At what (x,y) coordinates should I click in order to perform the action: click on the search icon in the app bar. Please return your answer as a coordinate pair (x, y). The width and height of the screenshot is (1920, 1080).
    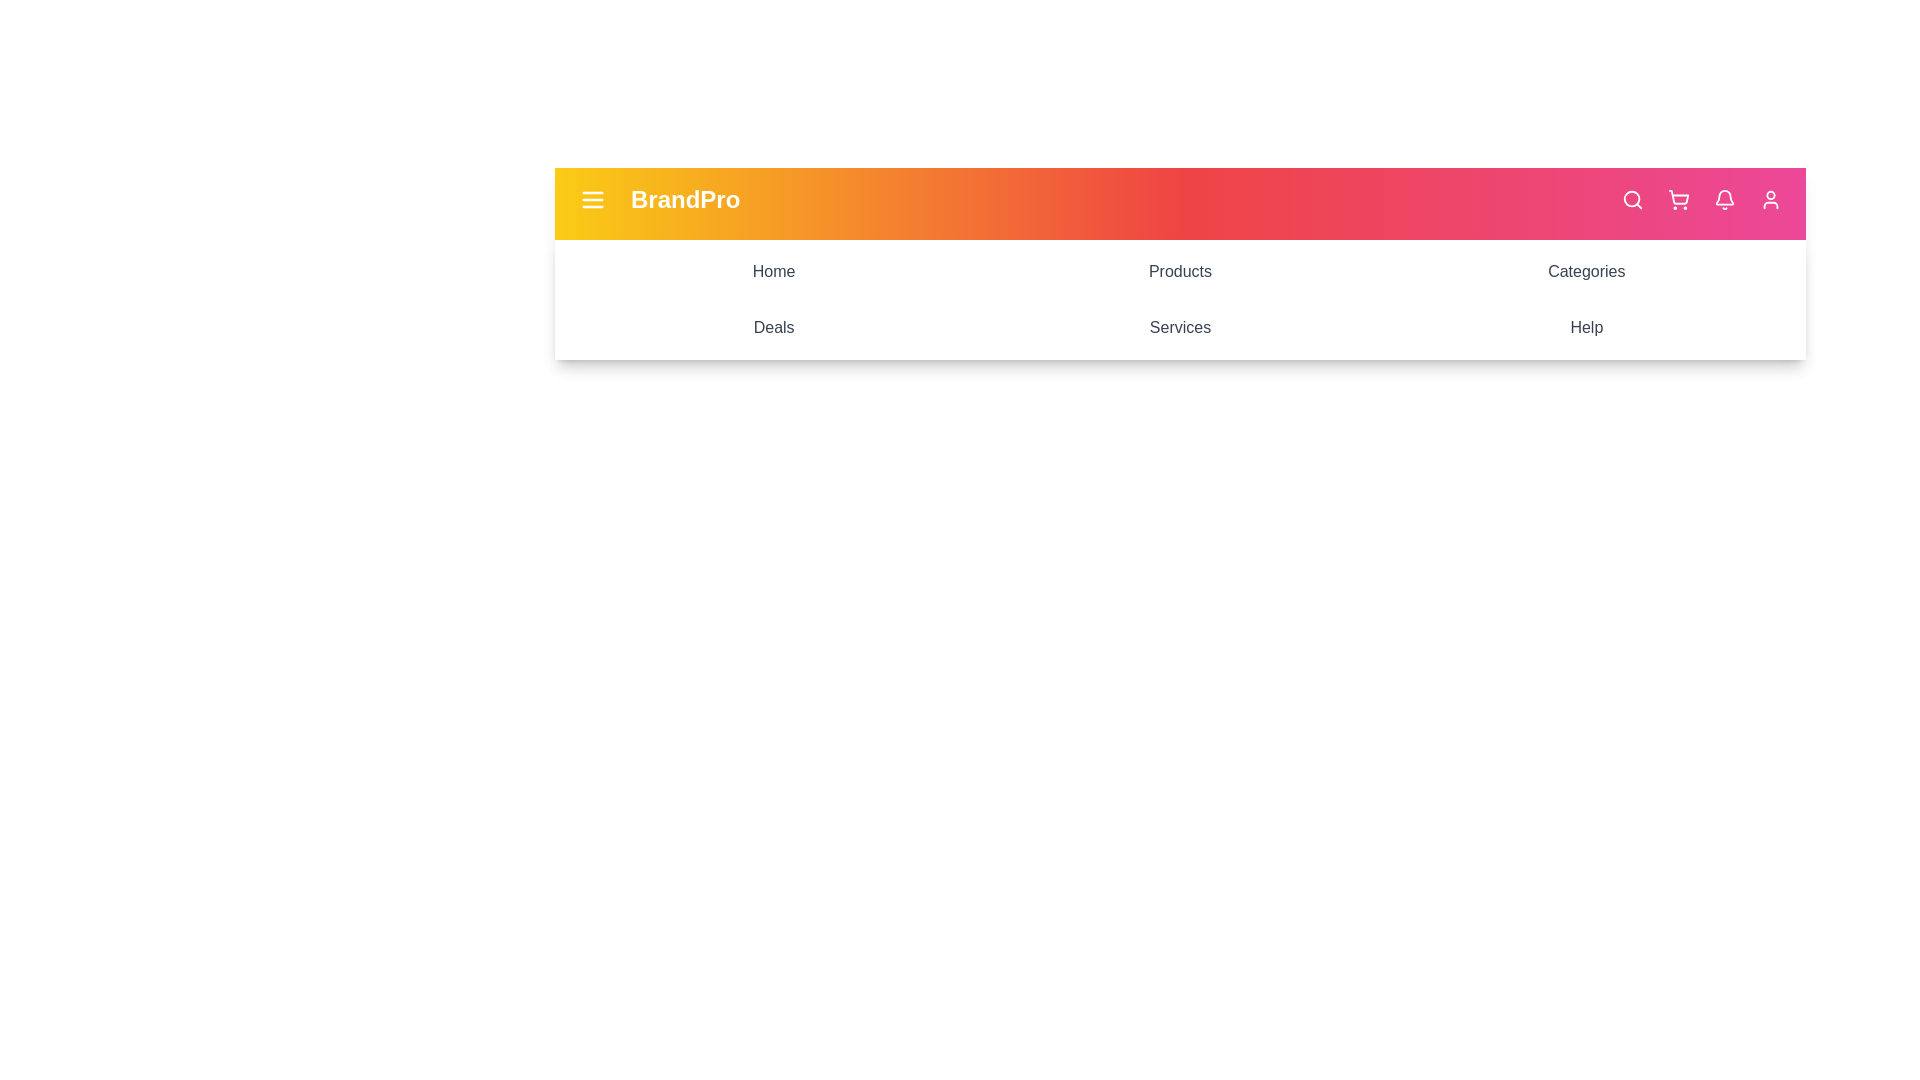
    Looking at the image, I should click on (1632, 200).